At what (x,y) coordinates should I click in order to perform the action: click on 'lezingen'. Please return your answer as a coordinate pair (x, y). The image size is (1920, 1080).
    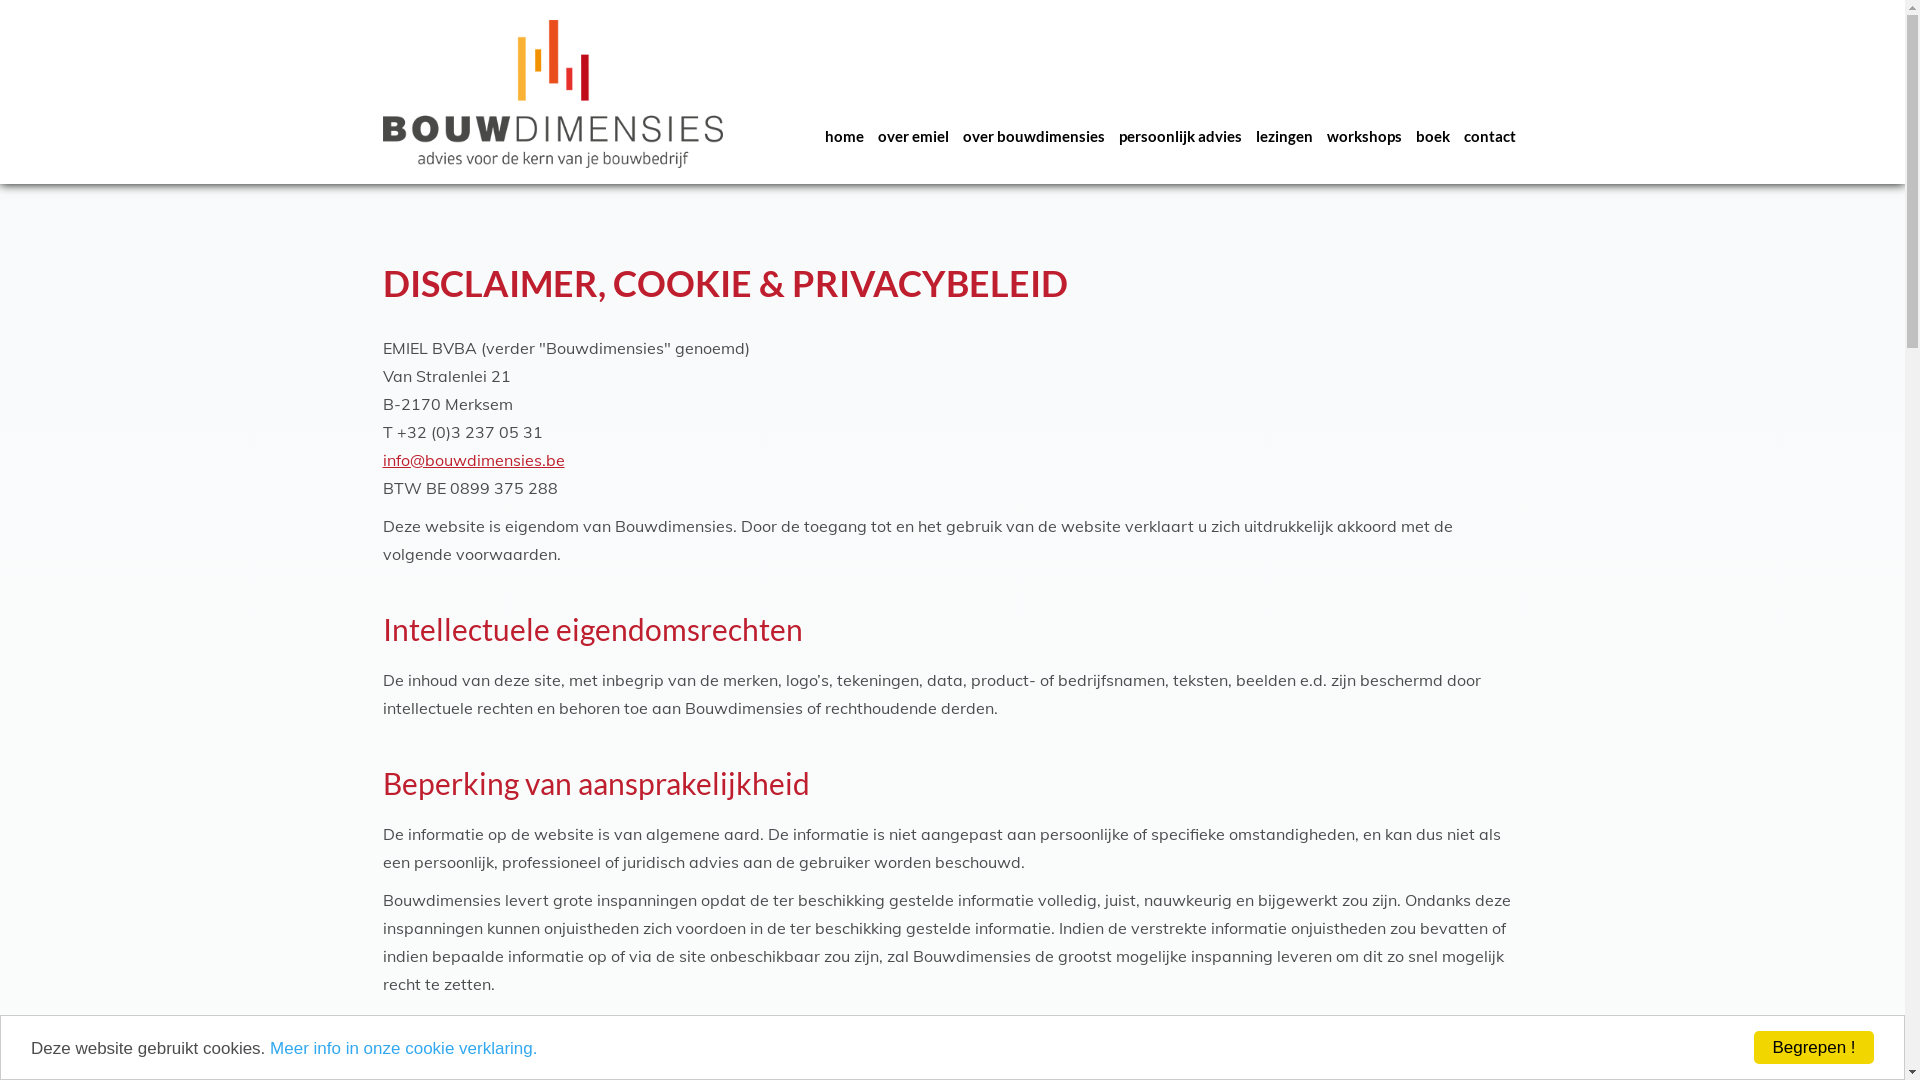
    Looking at the image, I should click on (1283, 134).